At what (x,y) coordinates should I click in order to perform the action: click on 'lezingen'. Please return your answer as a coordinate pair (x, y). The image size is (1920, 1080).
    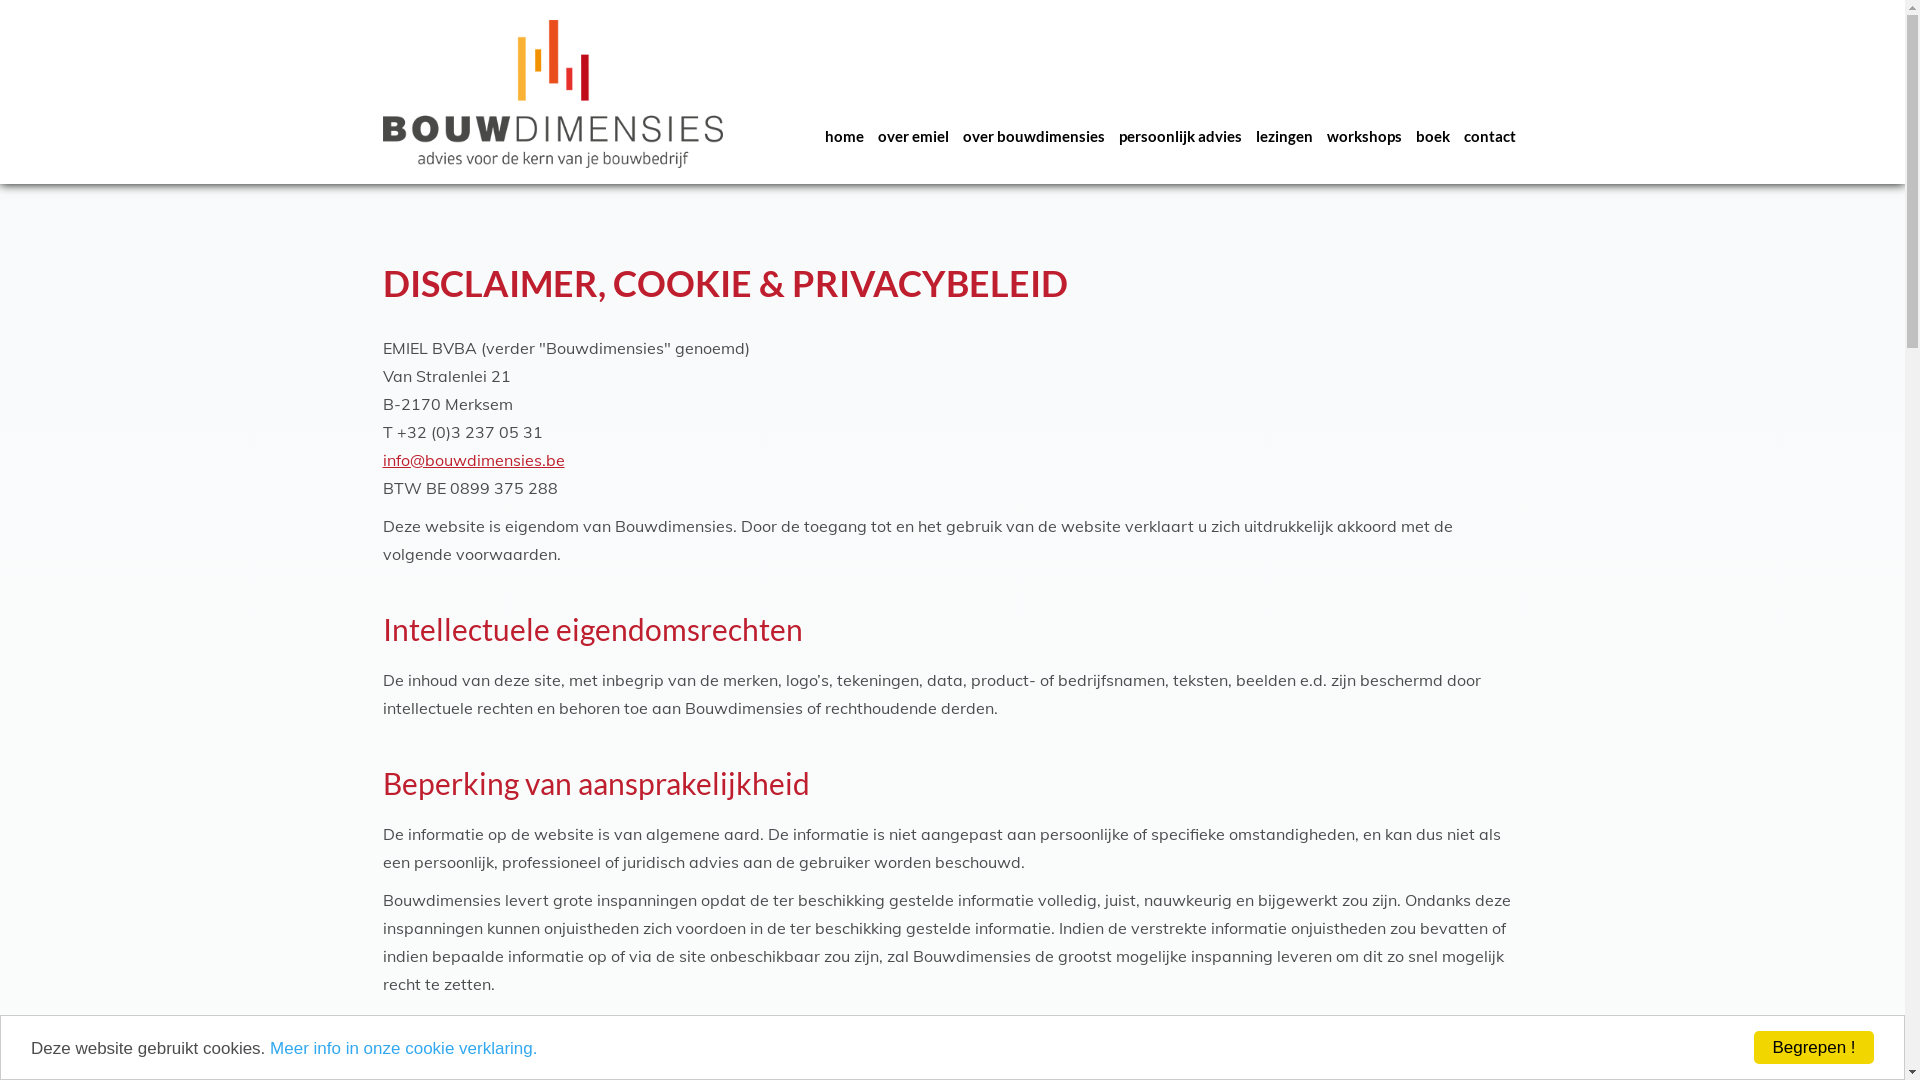
    Looking at the image, I should click on (1283, 134).